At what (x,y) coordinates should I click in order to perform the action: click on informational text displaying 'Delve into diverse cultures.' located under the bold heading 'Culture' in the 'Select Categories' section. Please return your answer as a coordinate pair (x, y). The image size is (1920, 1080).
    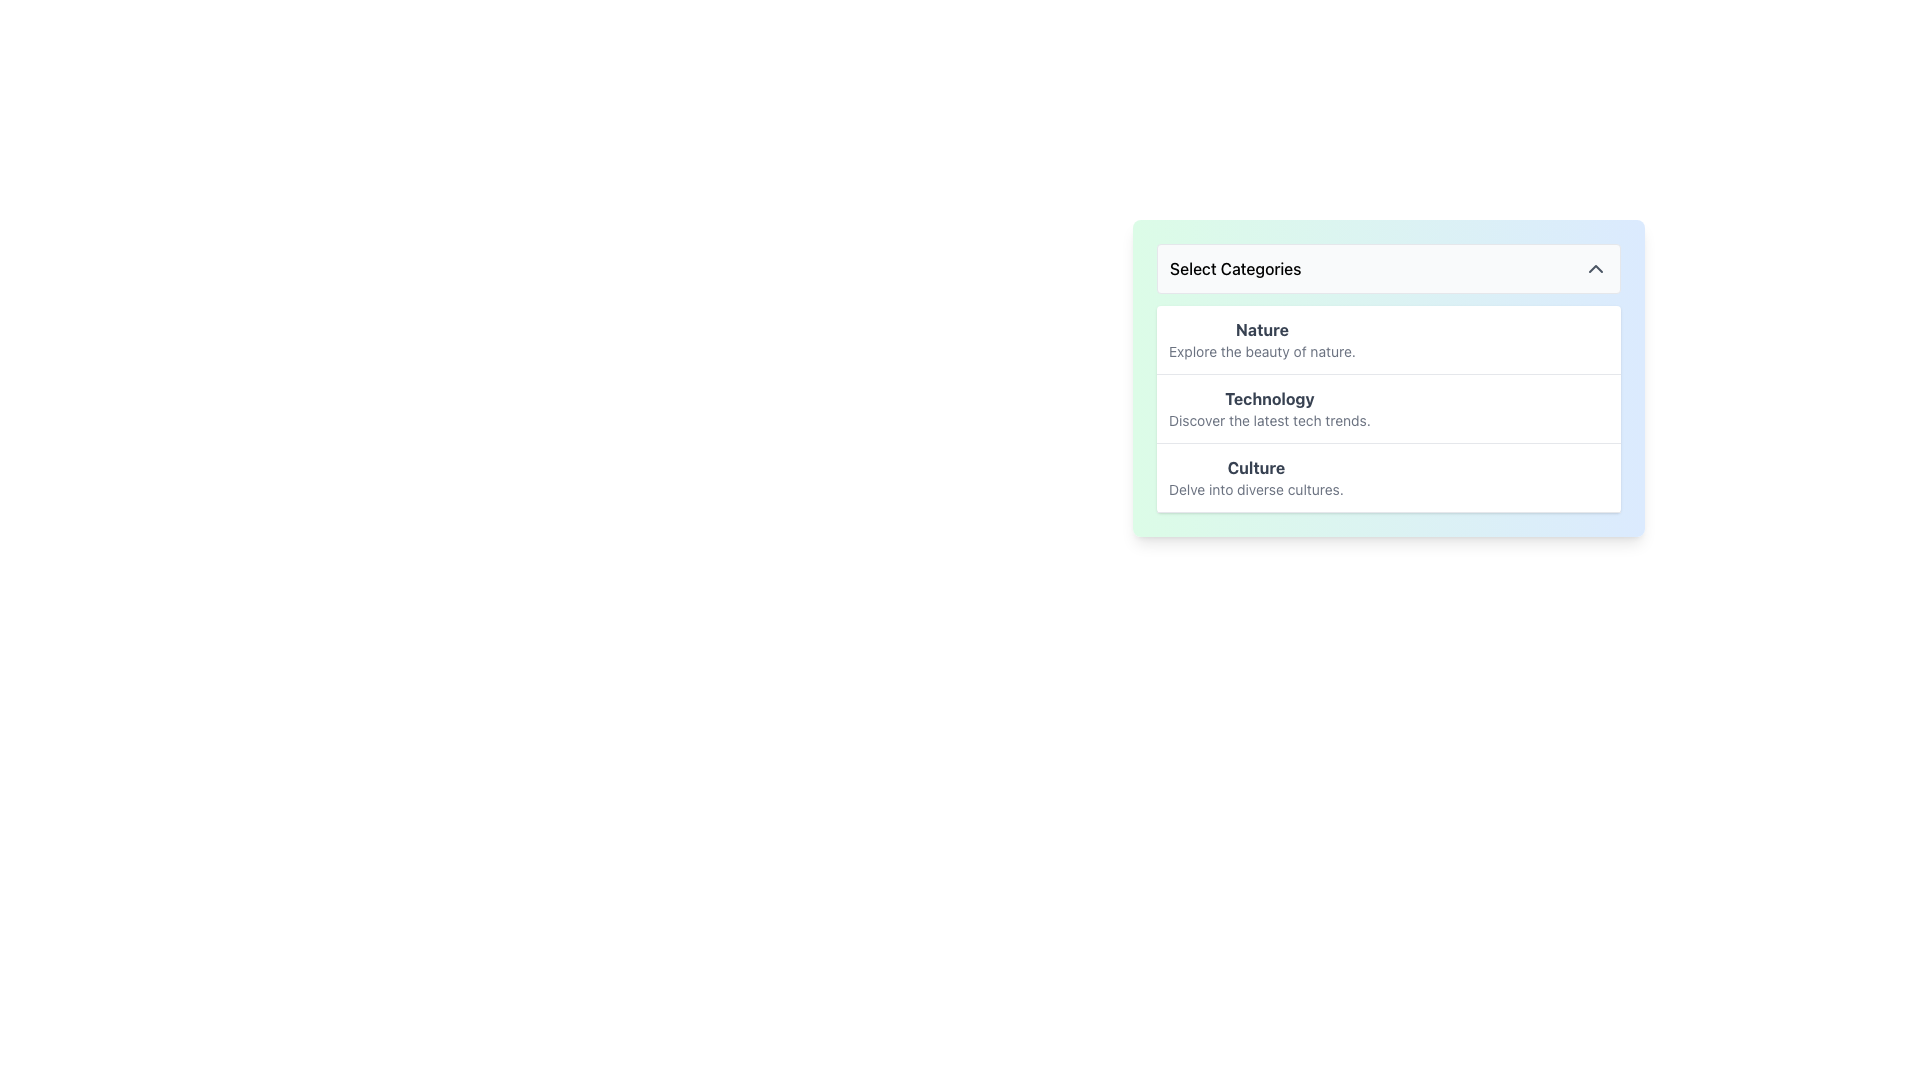
    Looking at the image, I should click on (1255, 489).